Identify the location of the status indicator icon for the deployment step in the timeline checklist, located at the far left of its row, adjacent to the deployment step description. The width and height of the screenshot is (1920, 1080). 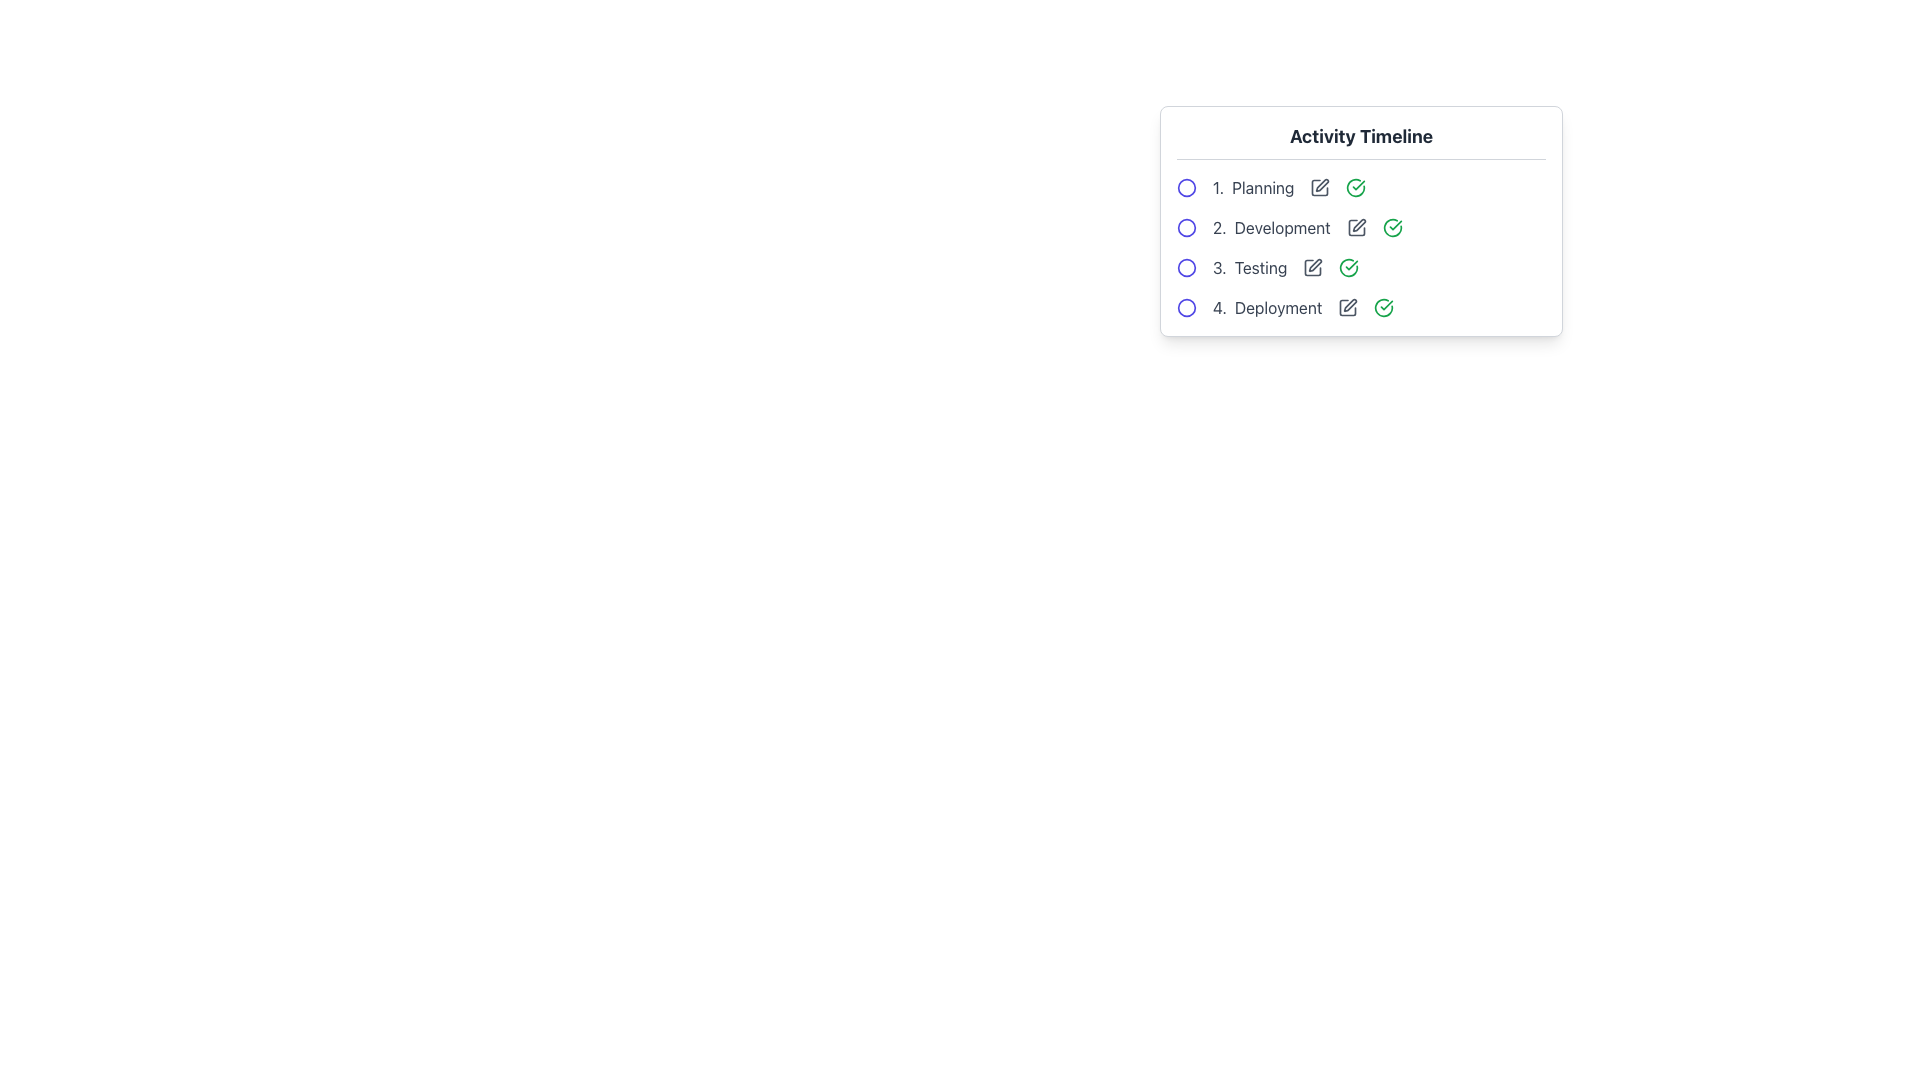
(1186, 308).